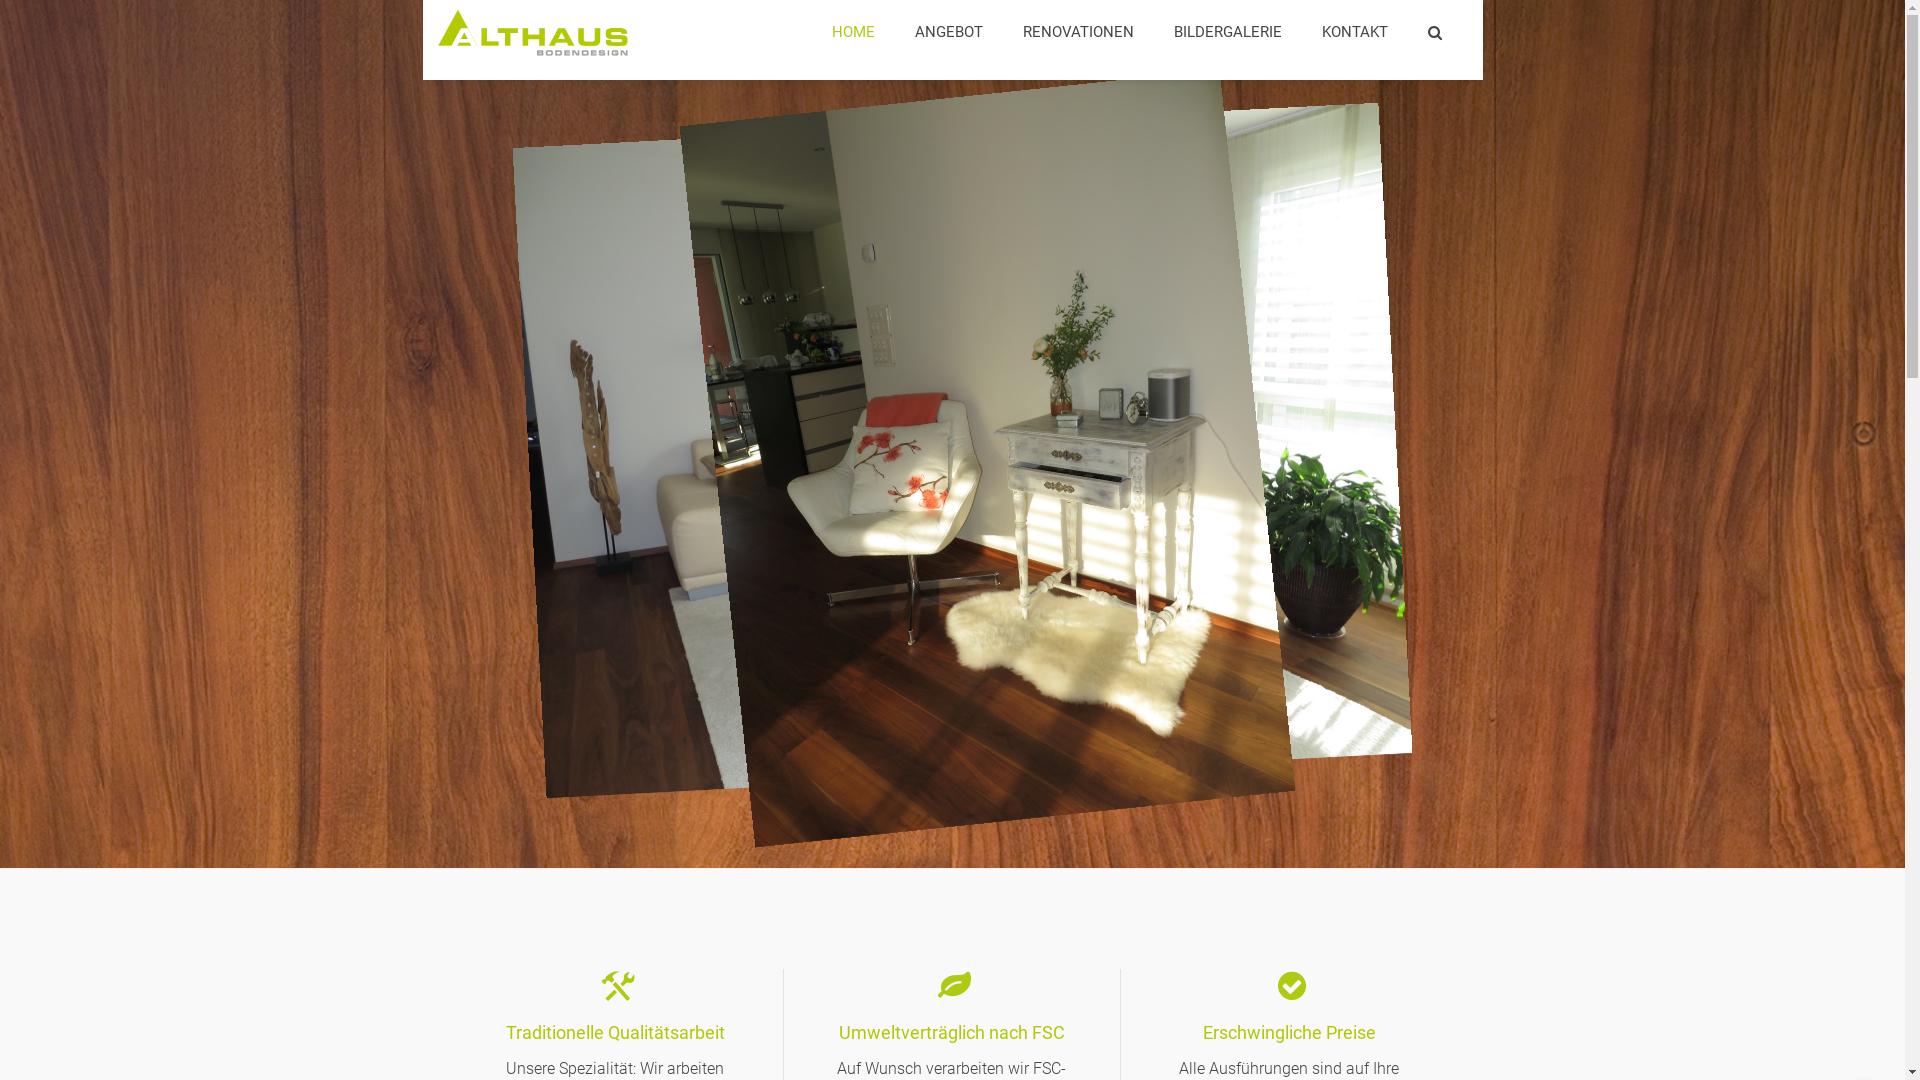 This screenshot has height=1080, width=1920. Describe the element at coordinates (1301, 32) in the screenshot. I see `'KONTAKT'` at that location.